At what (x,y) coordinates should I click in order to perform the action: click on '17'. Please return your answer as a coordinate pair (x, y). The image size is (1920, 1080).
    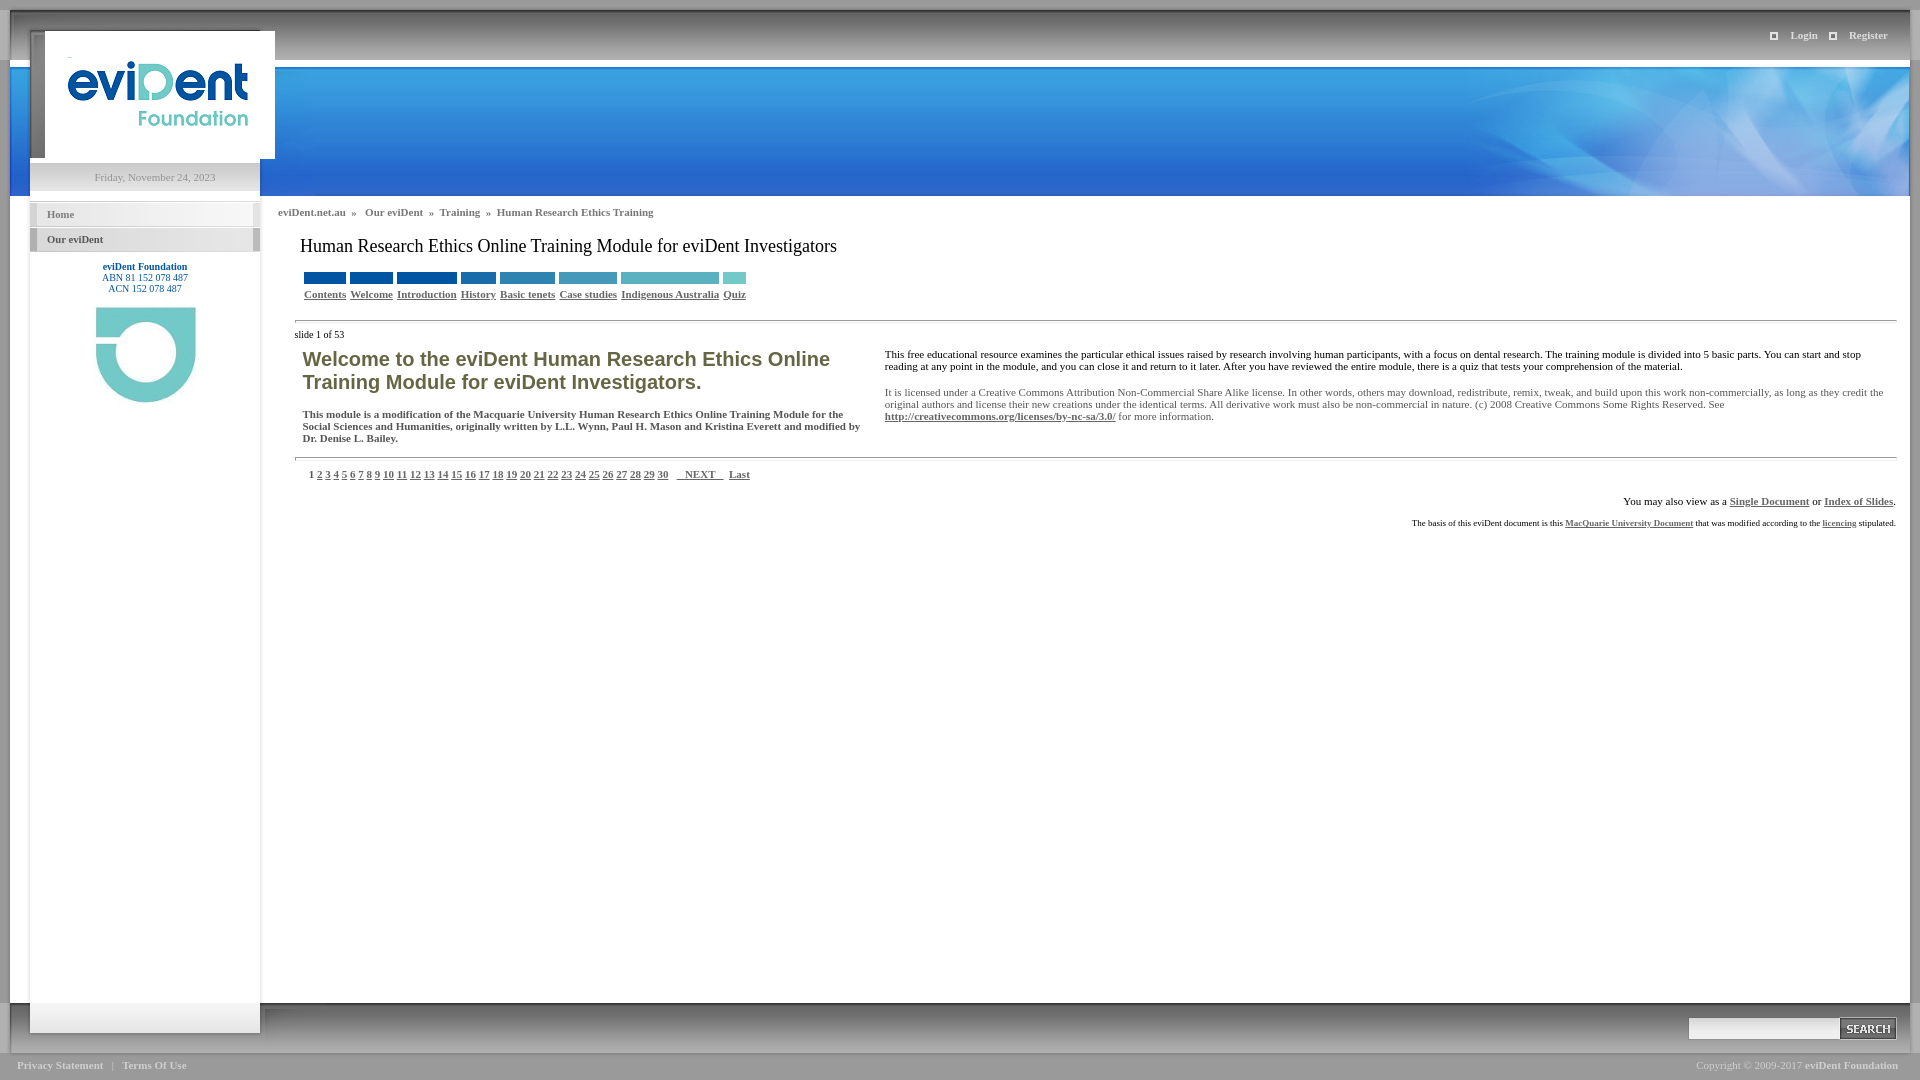
    Looking at the image, I should click on (484, 474).